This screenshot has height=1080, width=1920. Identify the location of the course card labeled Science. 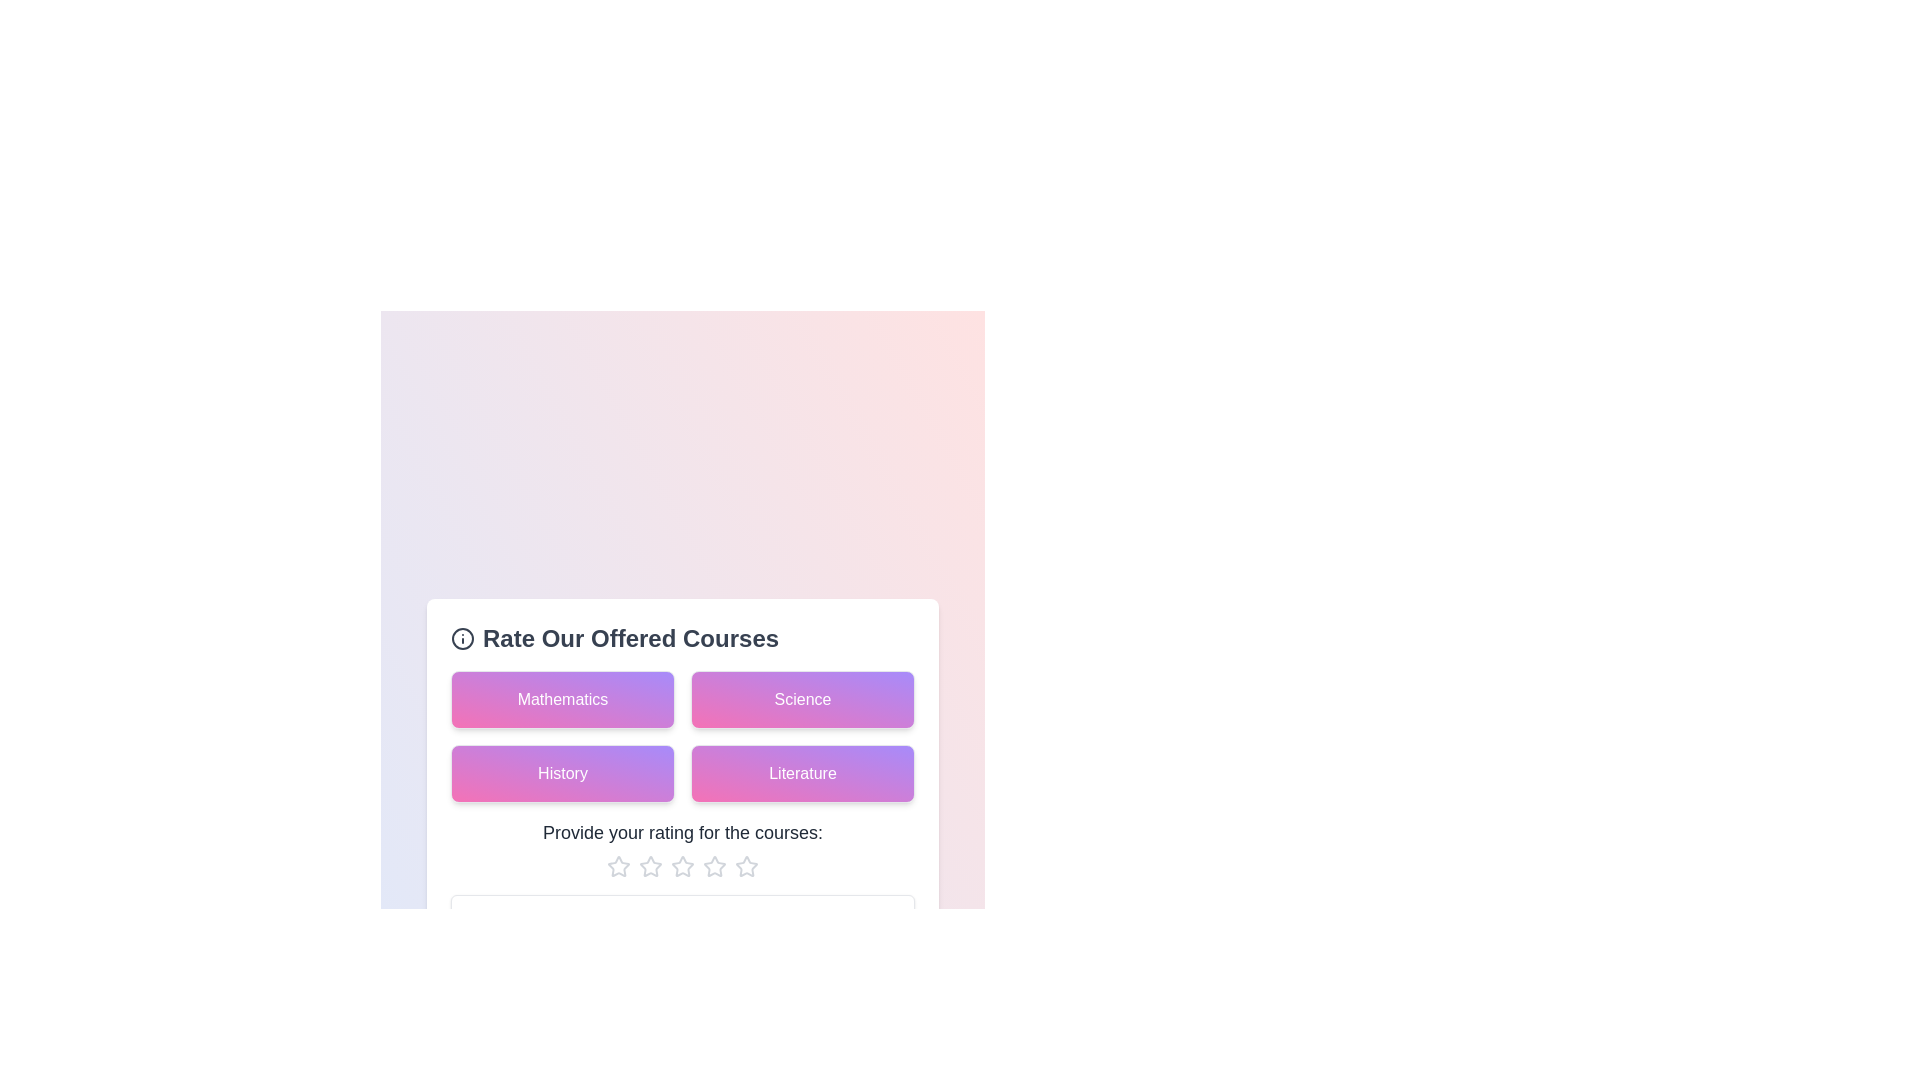
(802, 698).